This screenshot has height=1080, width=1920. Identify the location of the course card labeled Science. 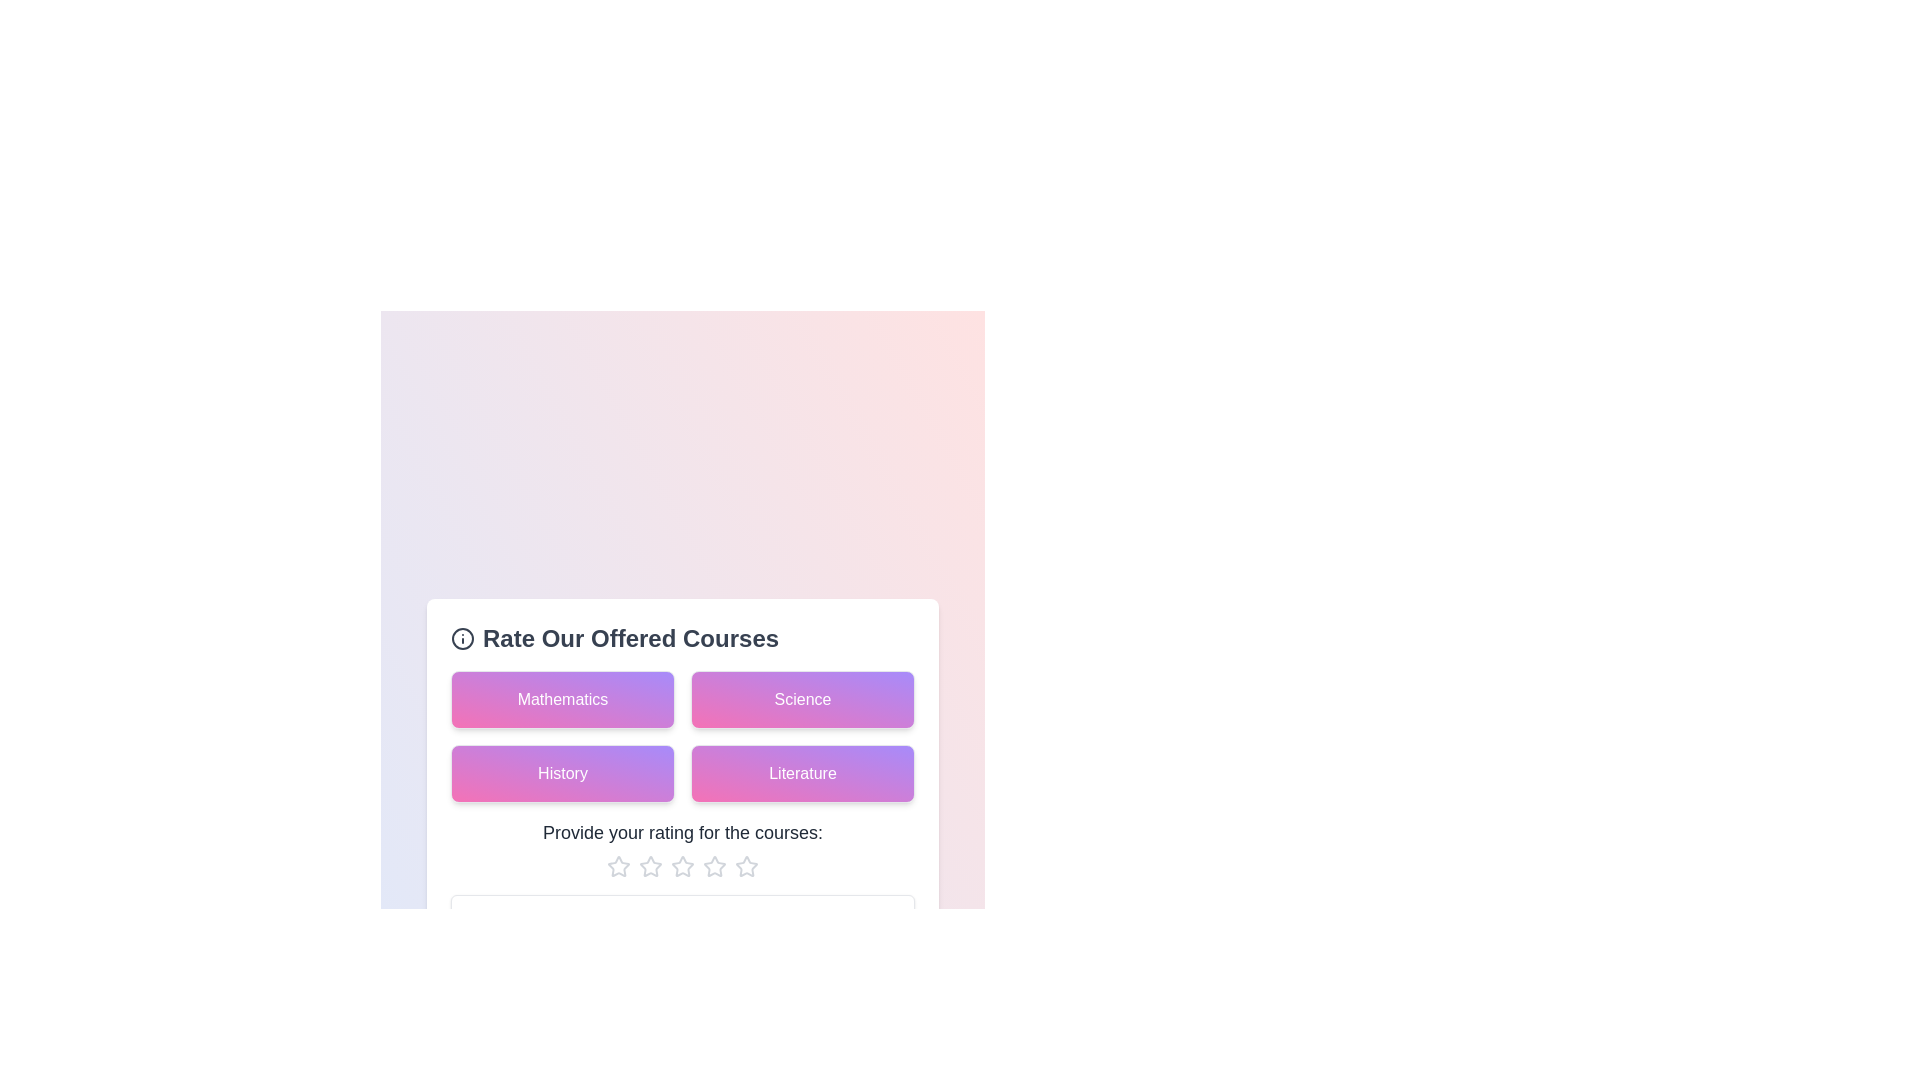
(802, 698).